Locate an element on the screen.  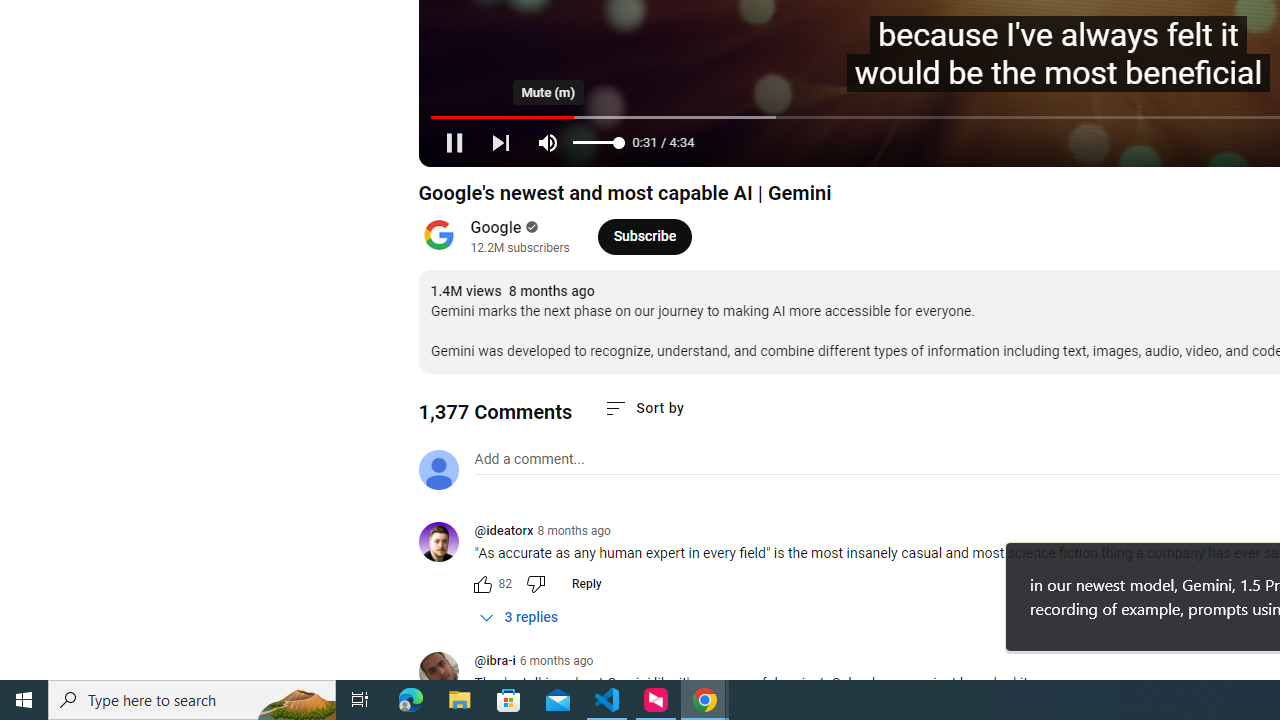
'AutomationID: simplebox-placeholder' is located at coordinates (529, 459).